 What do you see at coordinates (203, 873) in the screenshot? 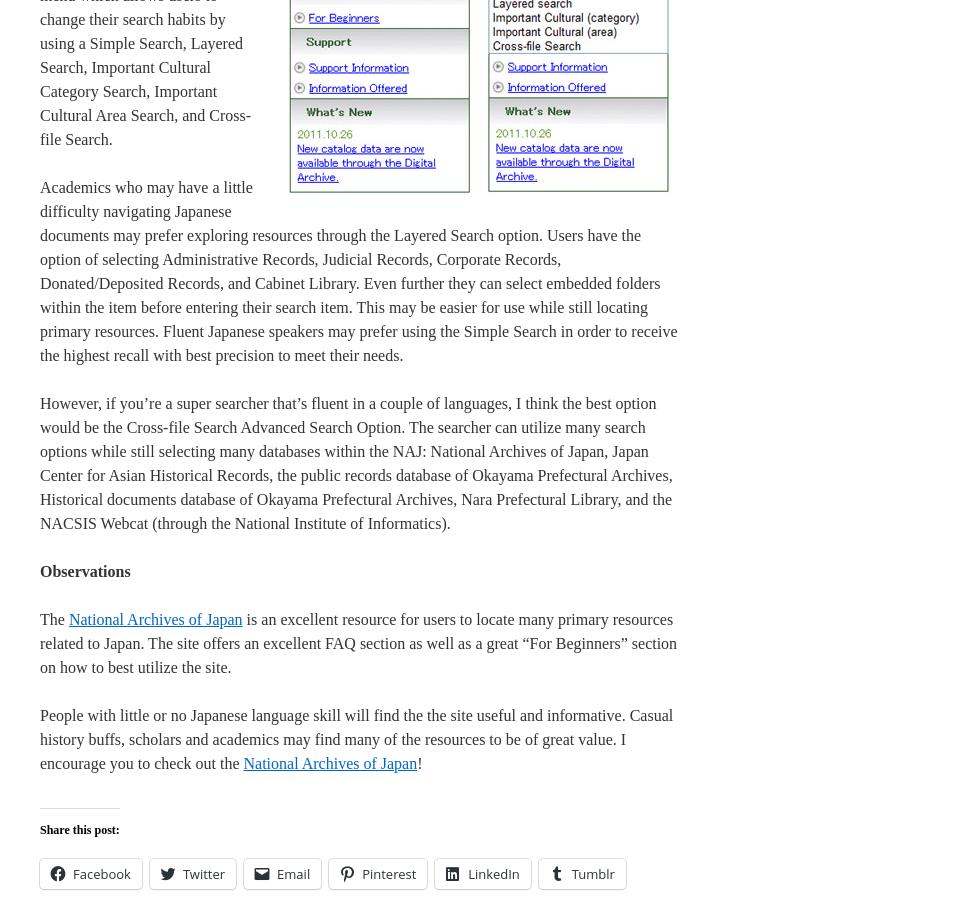
I see `'Twitter'` at bounding box center [203, 873].